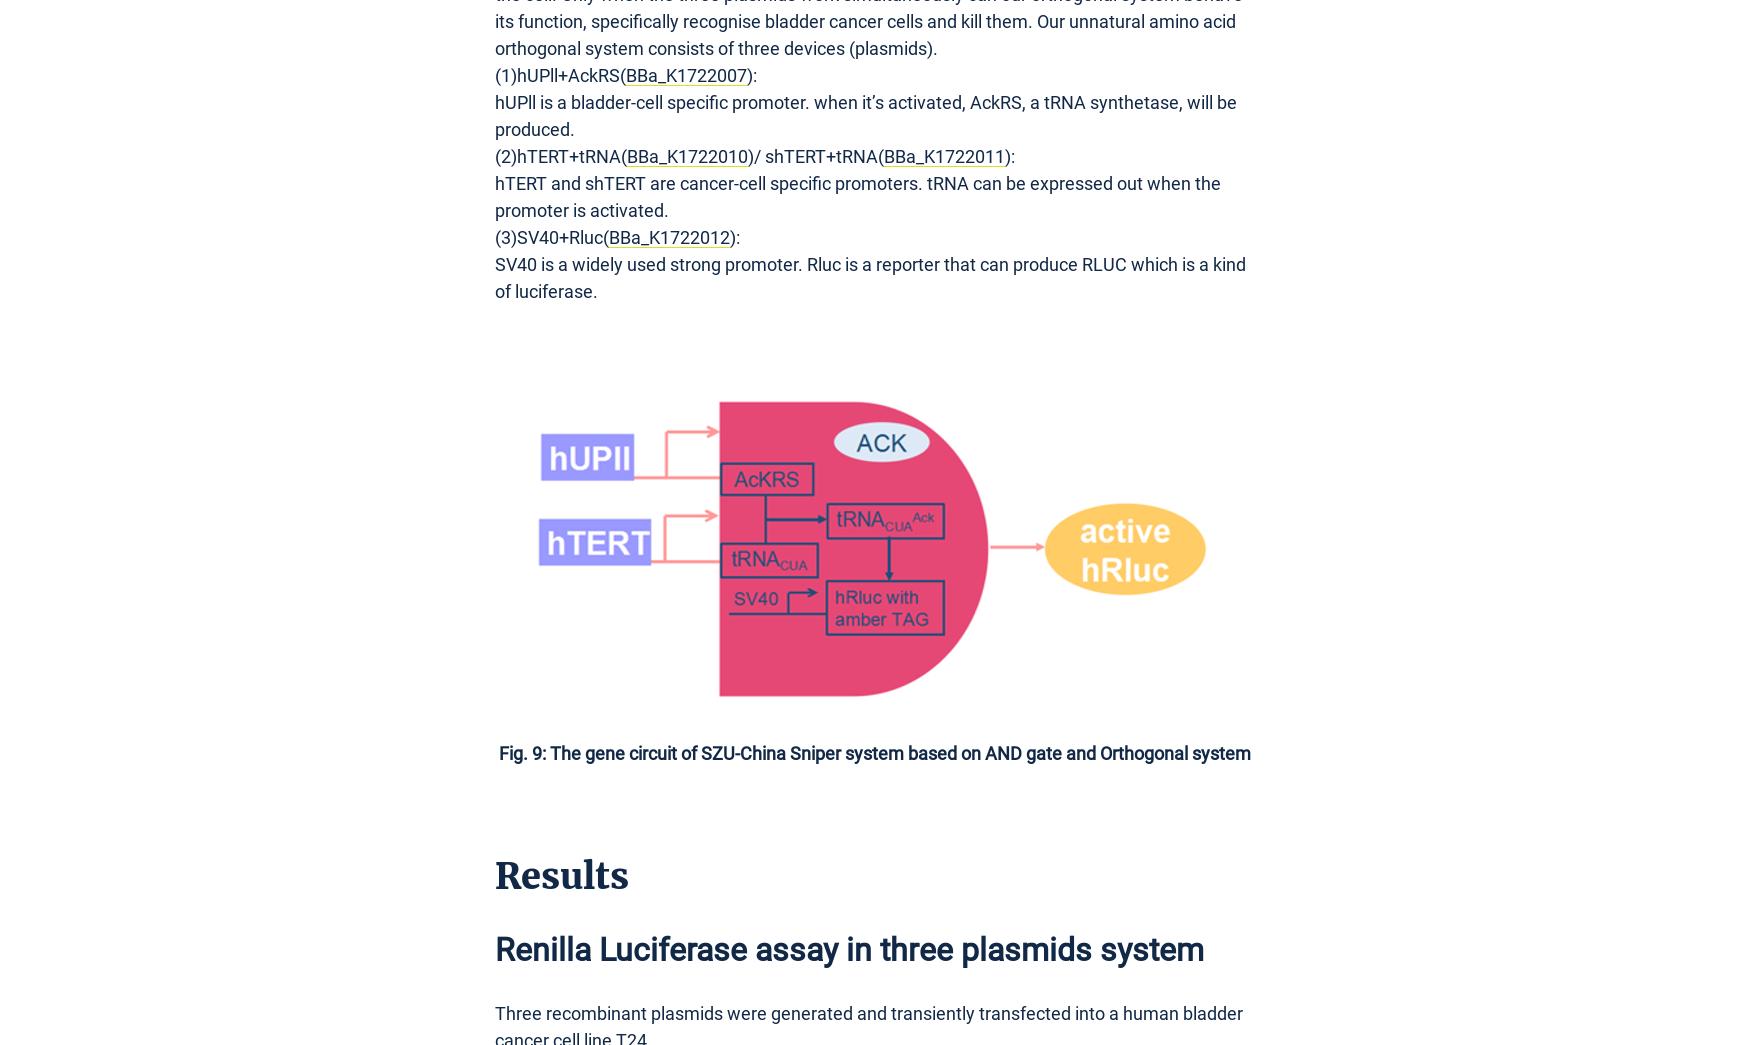 Image resolution: width=1750 pixels, height=1045 pixels. What do you see at coordinates (559, 74) in the screenshot?
I see `'(1)hUPll+AckRS('` at bounding box center [559, 74].